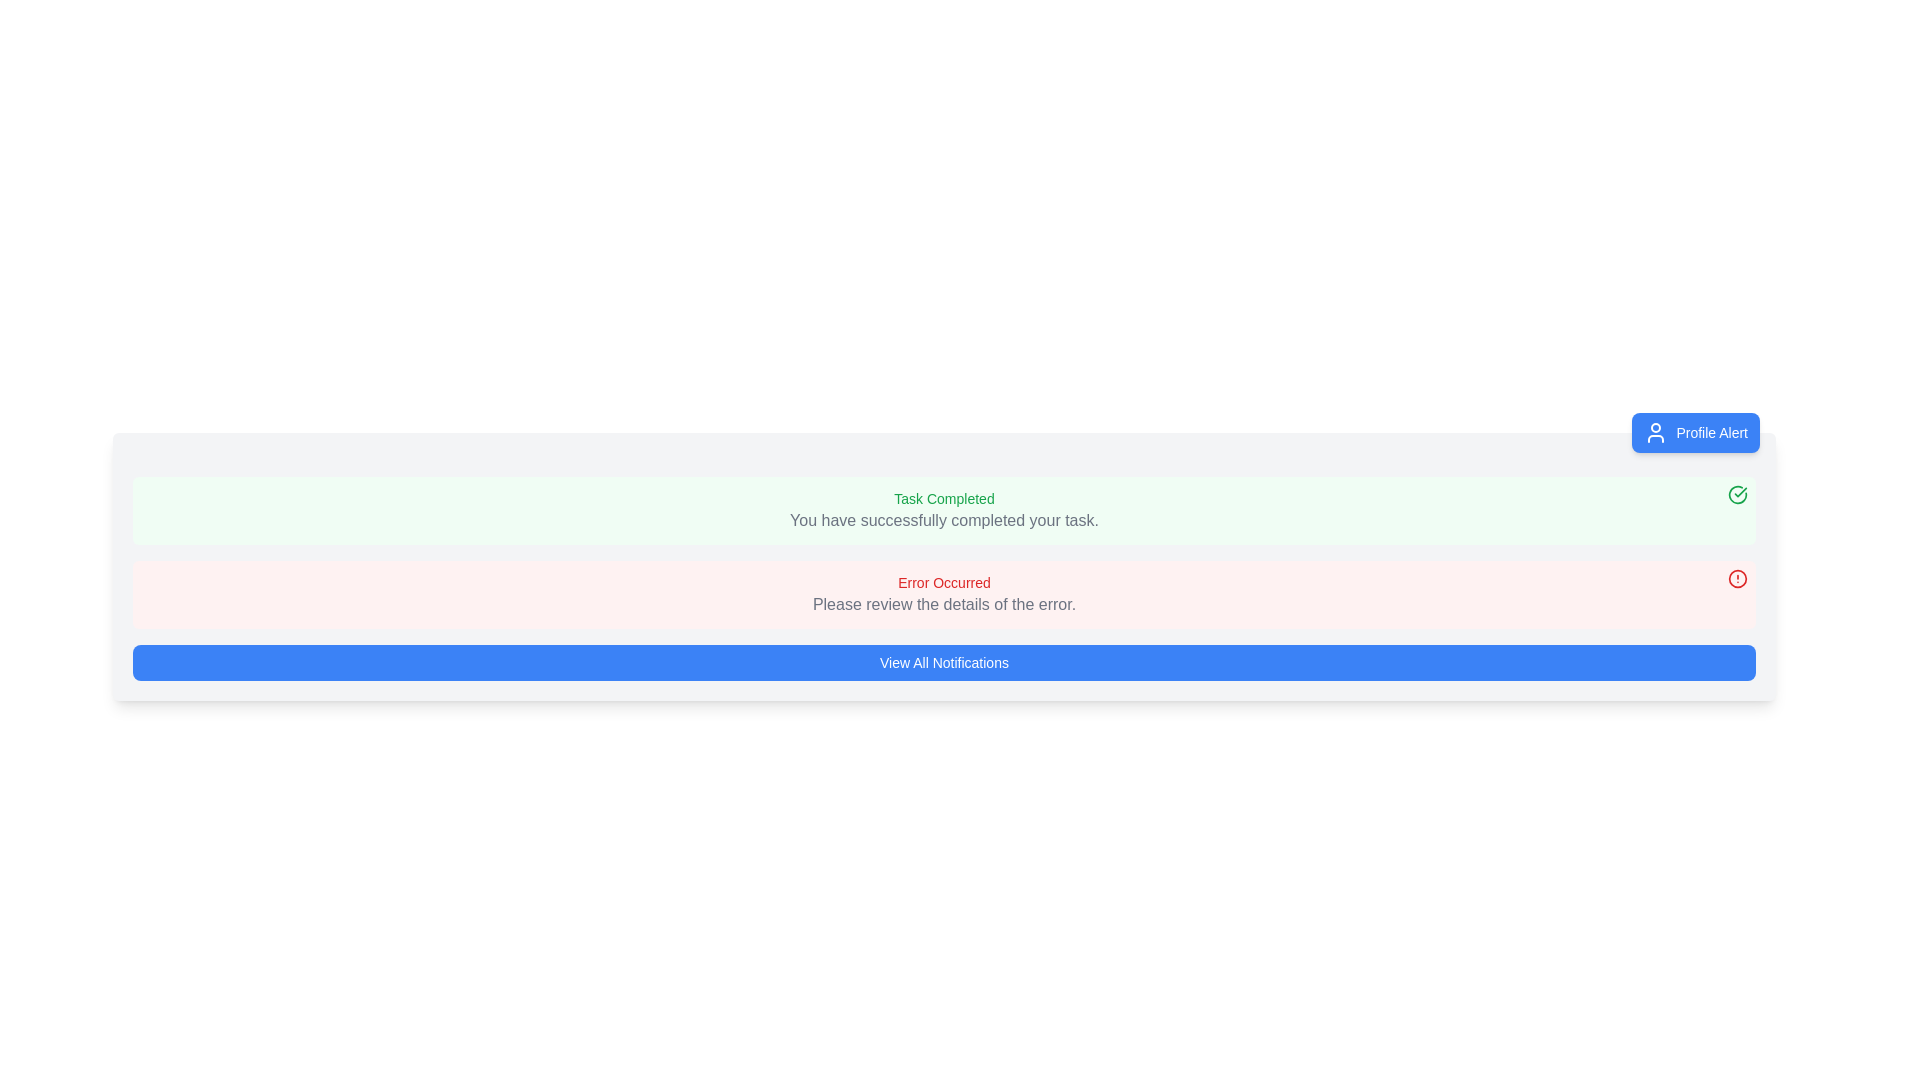 The width and height of the screenshot is (1920, 1080). I want to click on the Circular Icon in the notification panel that indicates an error or alert, located adjacent to a red-backgrounded error description, so click(1736, 578).